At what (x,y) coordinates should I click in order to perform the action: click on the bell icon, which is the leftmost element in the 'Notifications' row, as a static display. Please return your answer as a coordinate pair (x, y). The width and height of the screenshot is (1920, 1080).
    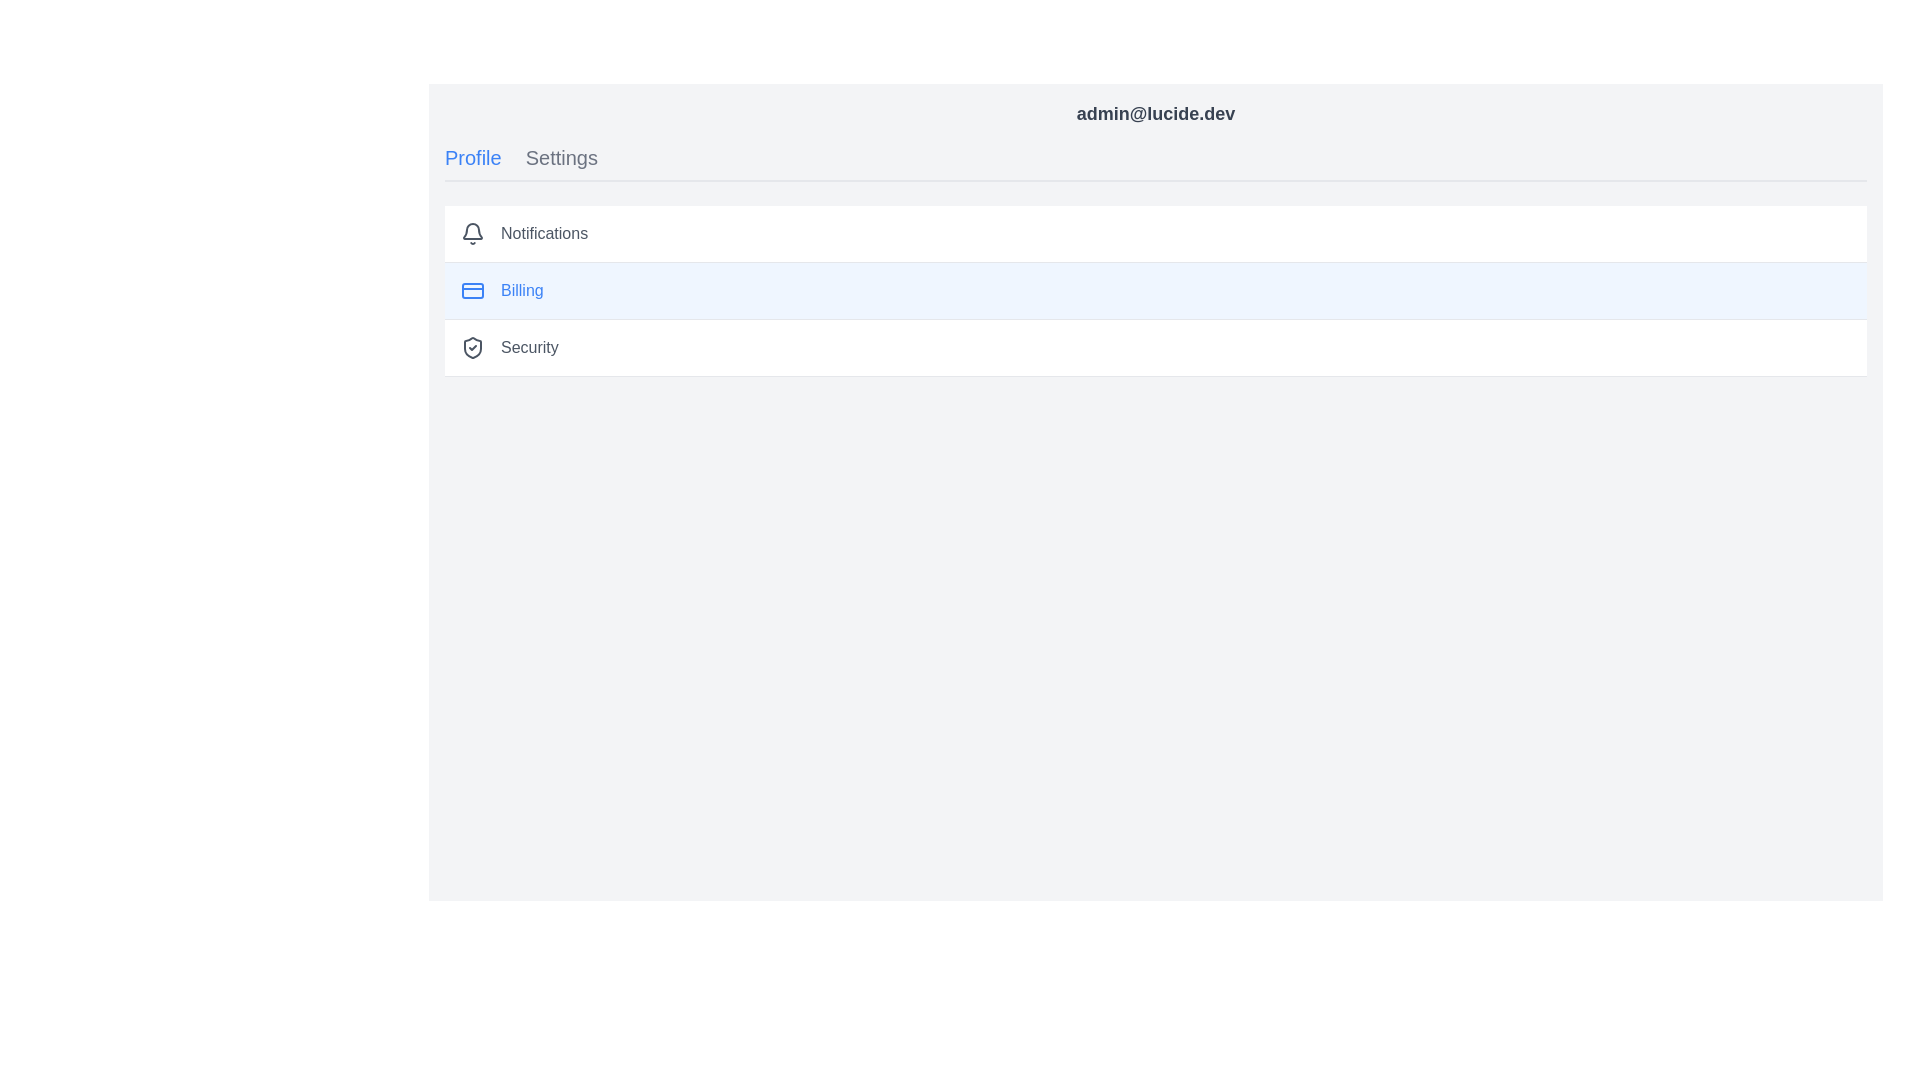
    Looking at the image, I should click on (472, 230).